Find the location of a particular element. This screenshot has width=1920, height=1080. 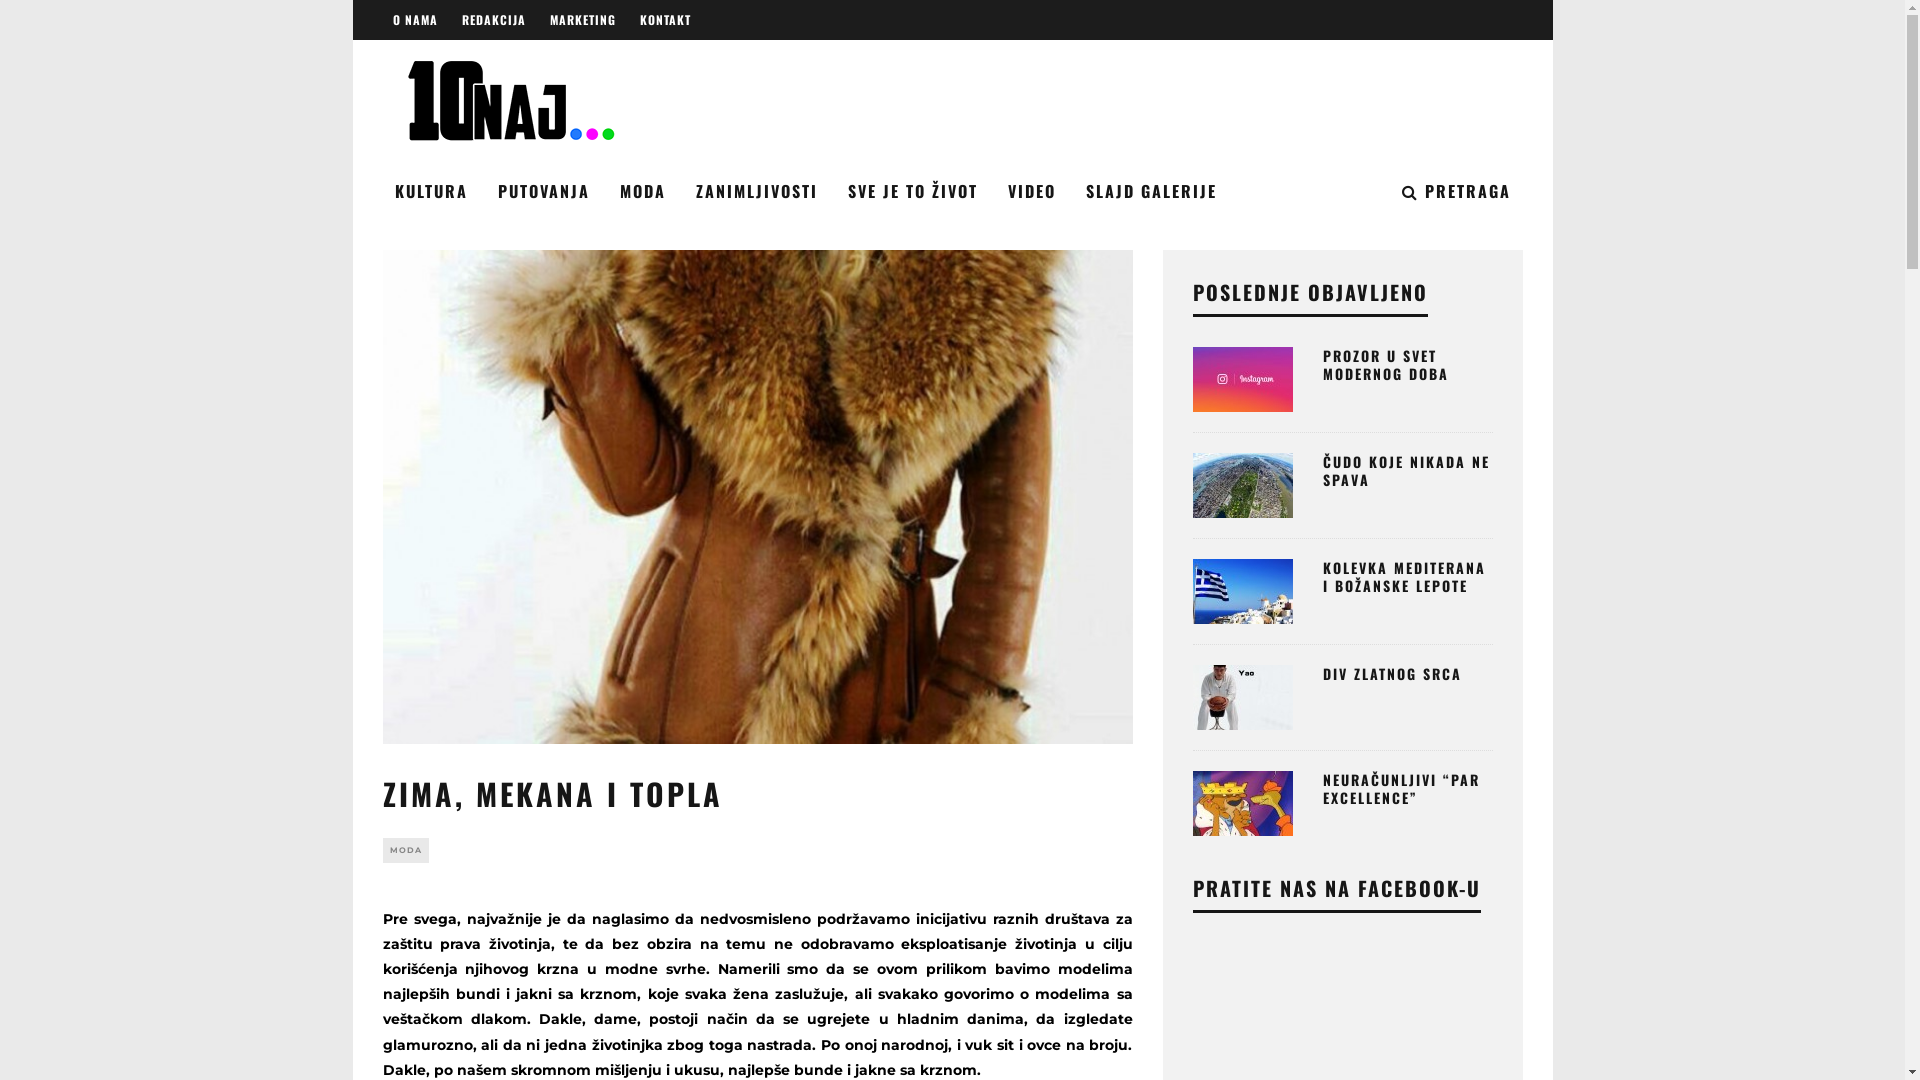

'KULTURA' is located at coordinates (382, 191).